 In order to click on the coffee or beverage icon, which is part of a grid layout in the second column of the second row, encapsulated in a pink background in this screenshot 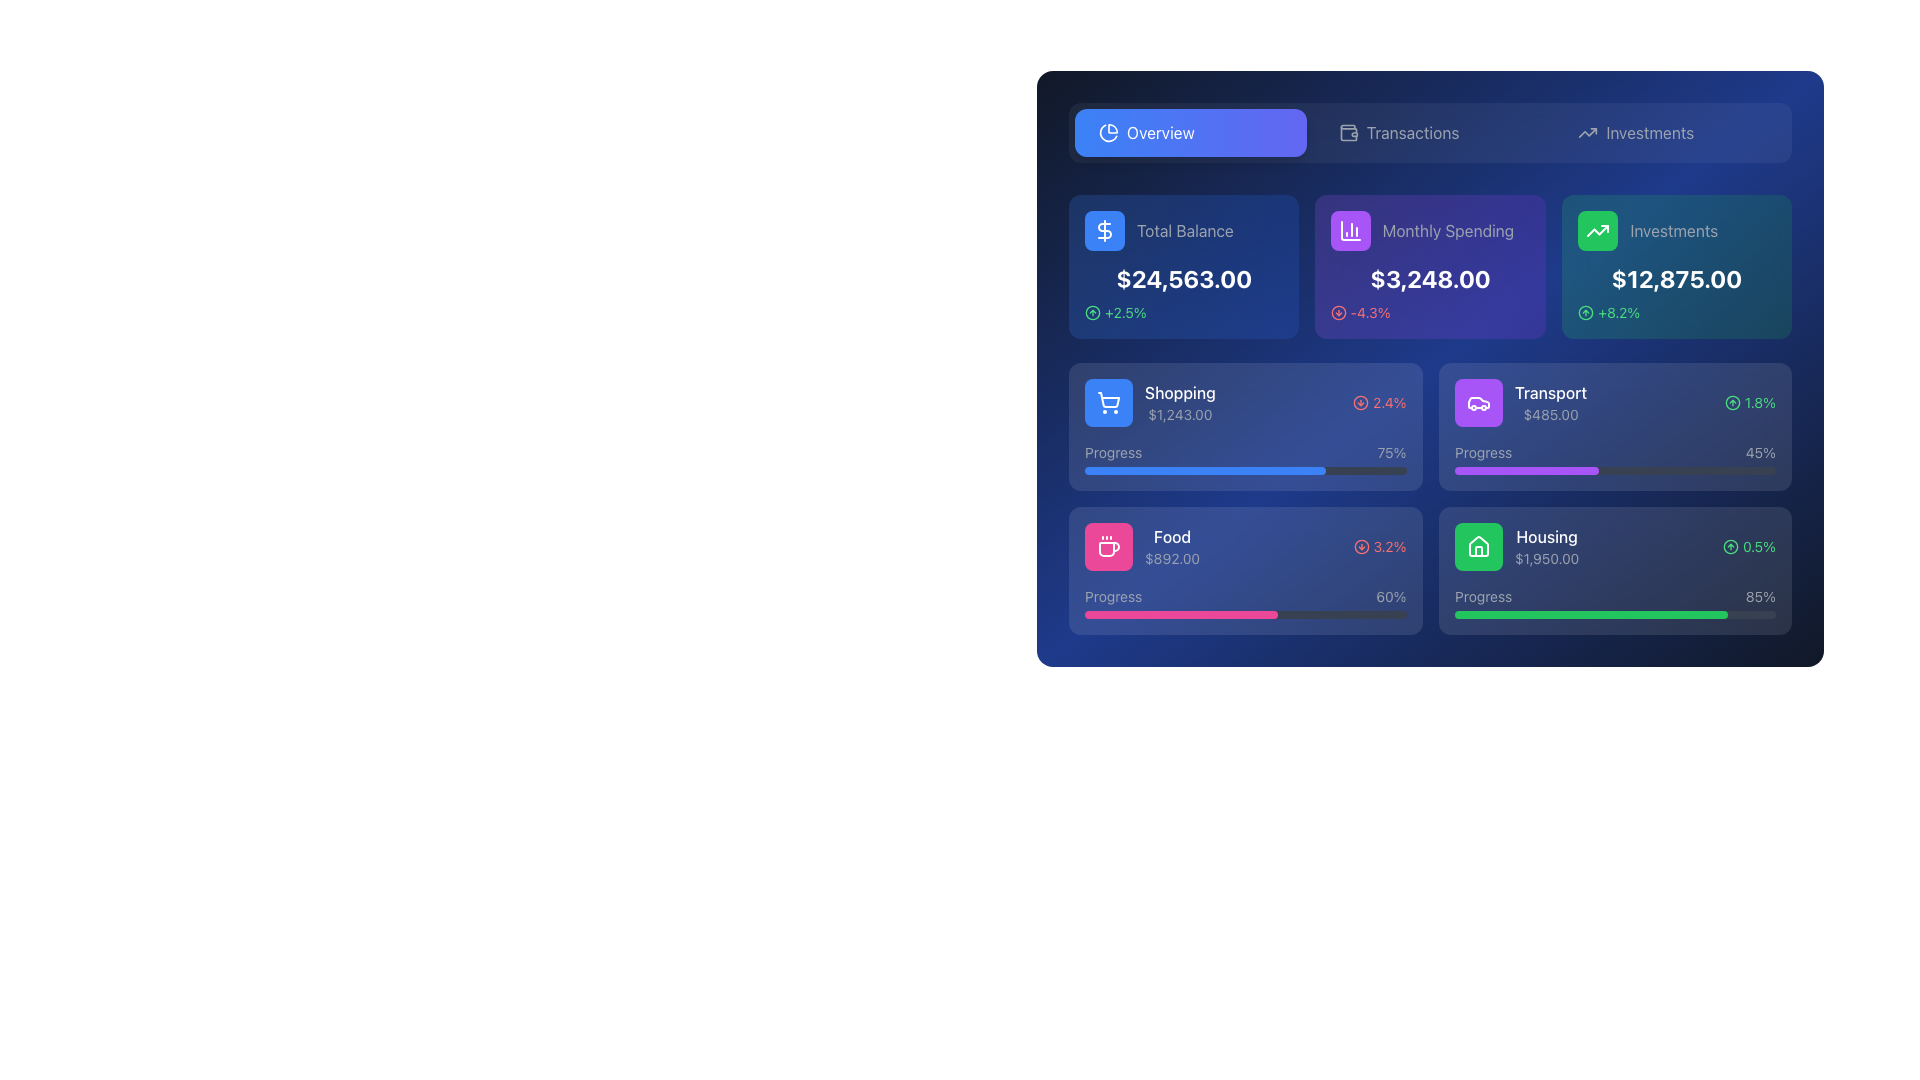, I will do `click(1107, 547)`.